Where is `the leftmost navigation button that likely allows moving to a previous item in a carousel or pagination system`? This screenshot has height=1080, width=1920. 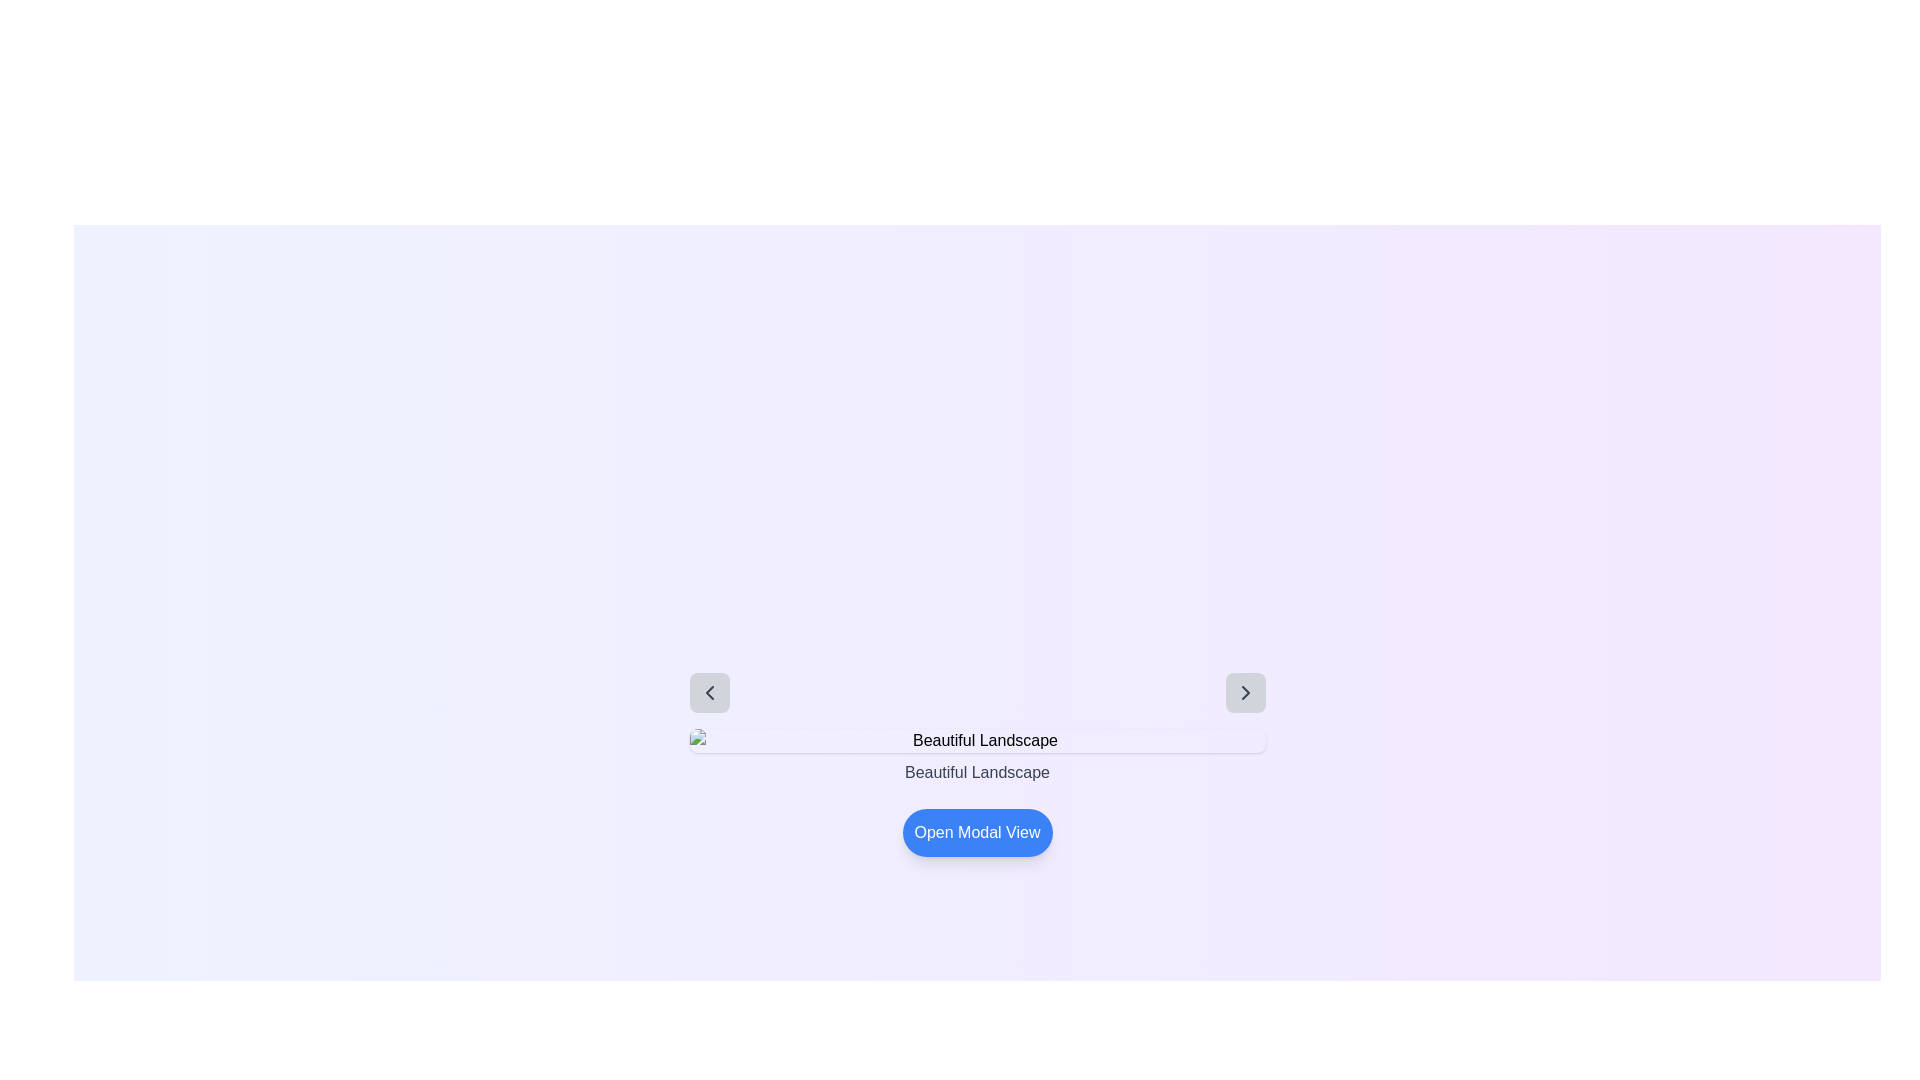
the leftmost navigation button that likely allows moving to a previous item in a carousel or pagination system is located at coordinates (709, 692).